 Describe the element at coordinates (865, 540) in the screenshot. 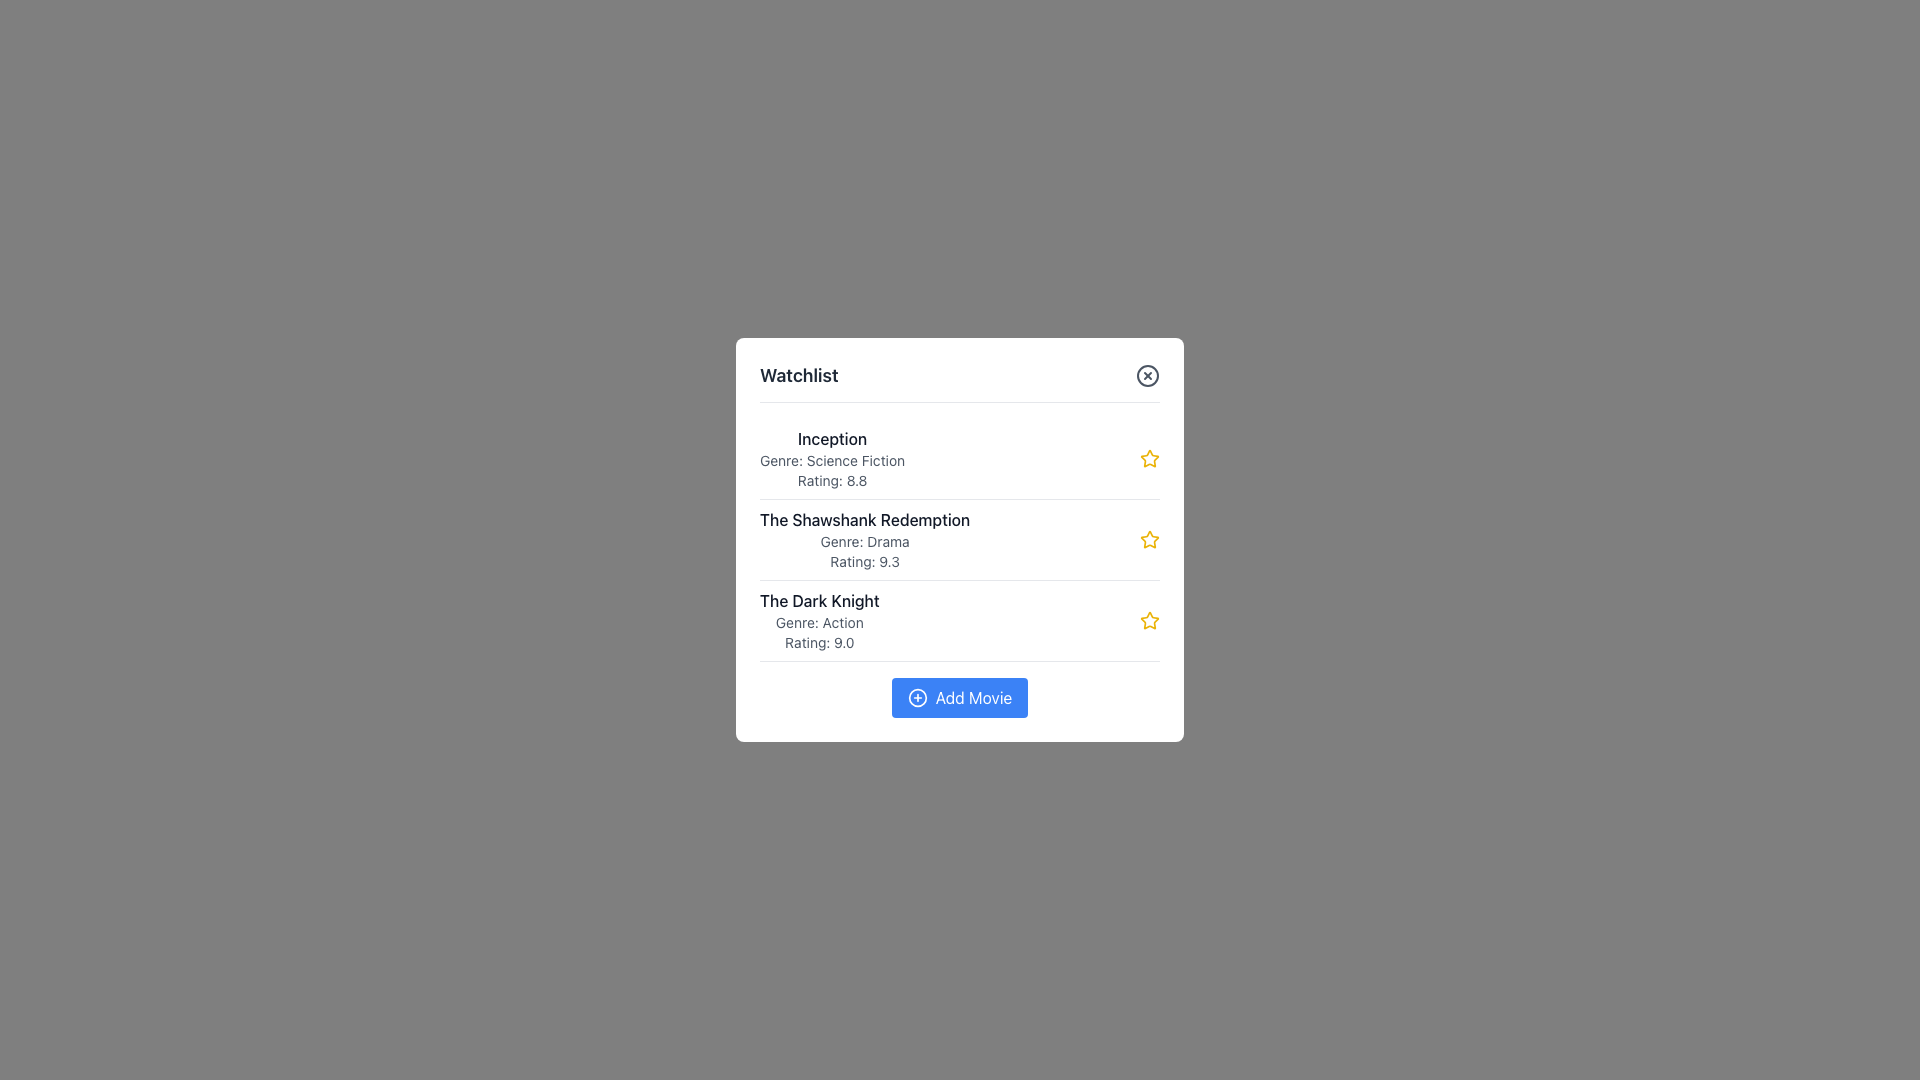

I see `information displayed in the Text Block titled 'The Shawshank Redemption', which includes its genre 'Drama' and rating '9.3'` at that location.